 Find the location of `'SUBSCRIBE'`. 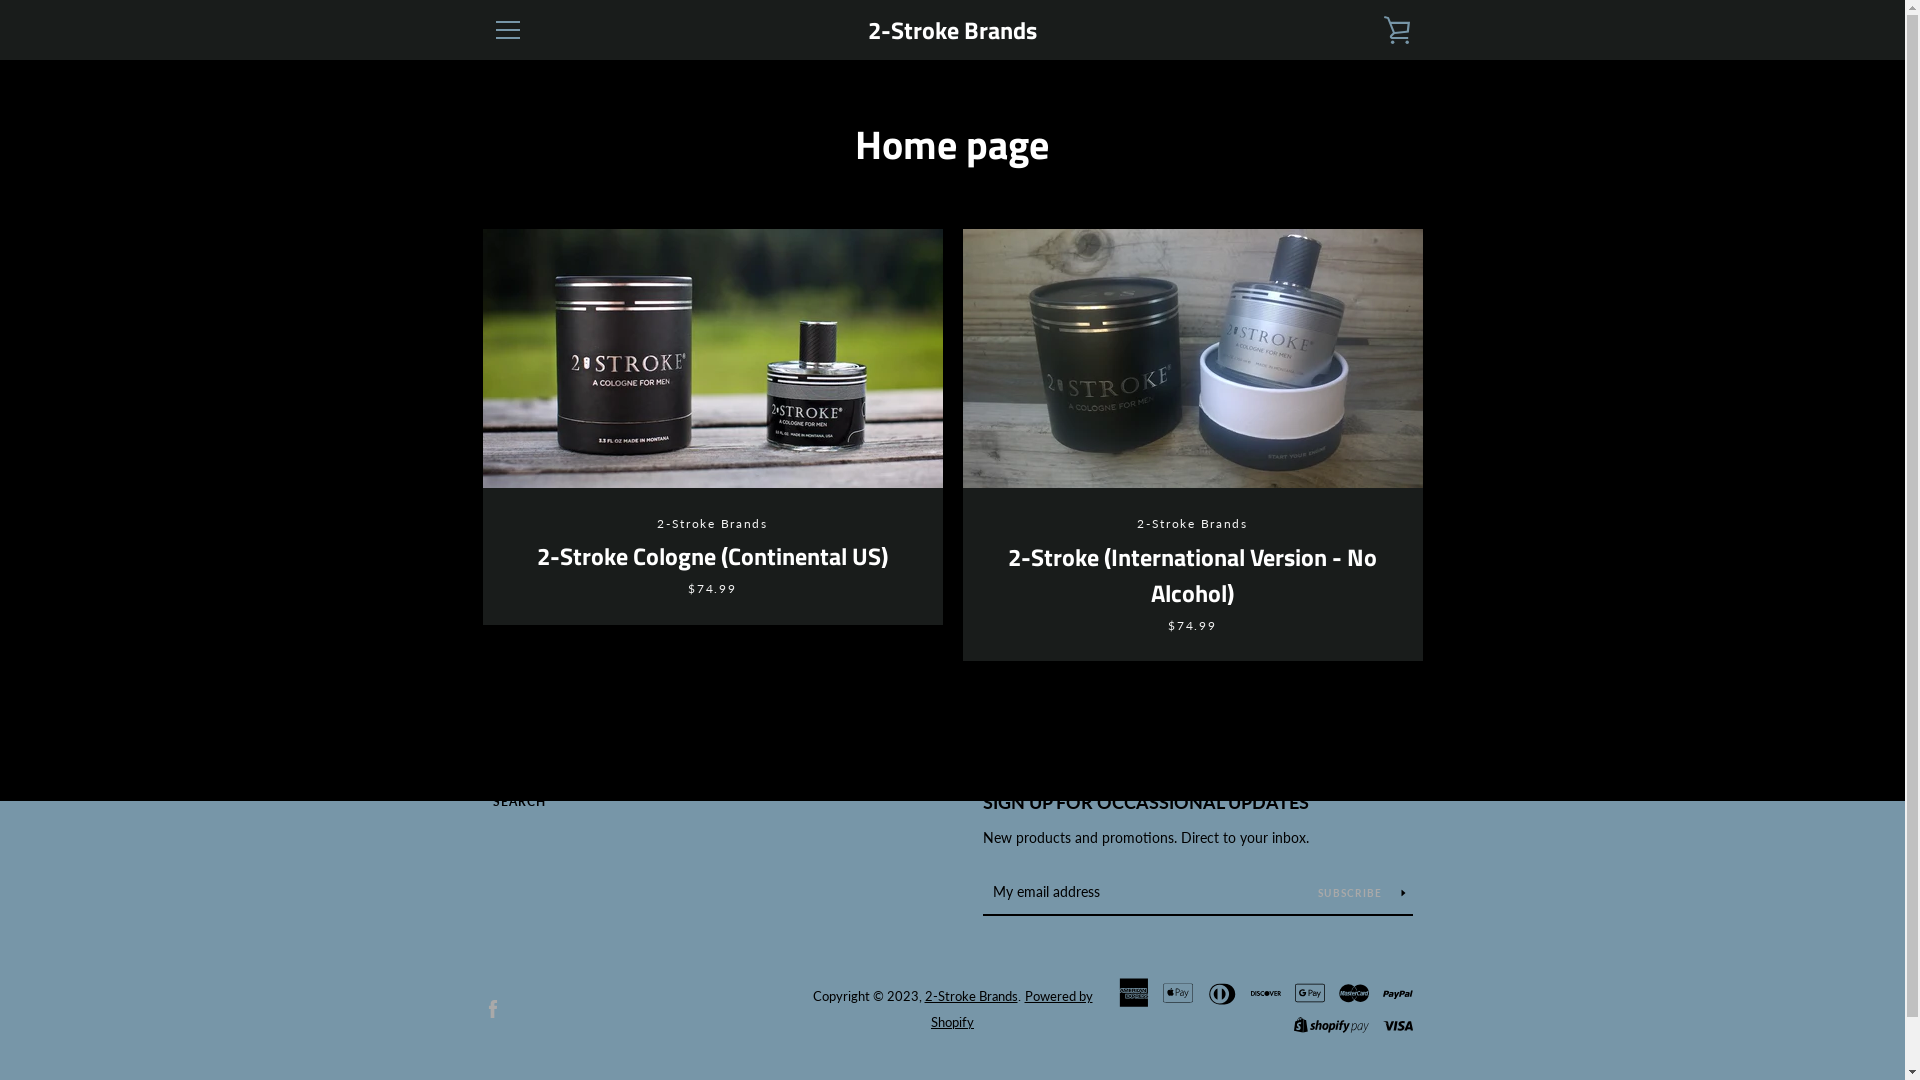

'SUBSCRIBE' is located at coordinates (1361, 890).